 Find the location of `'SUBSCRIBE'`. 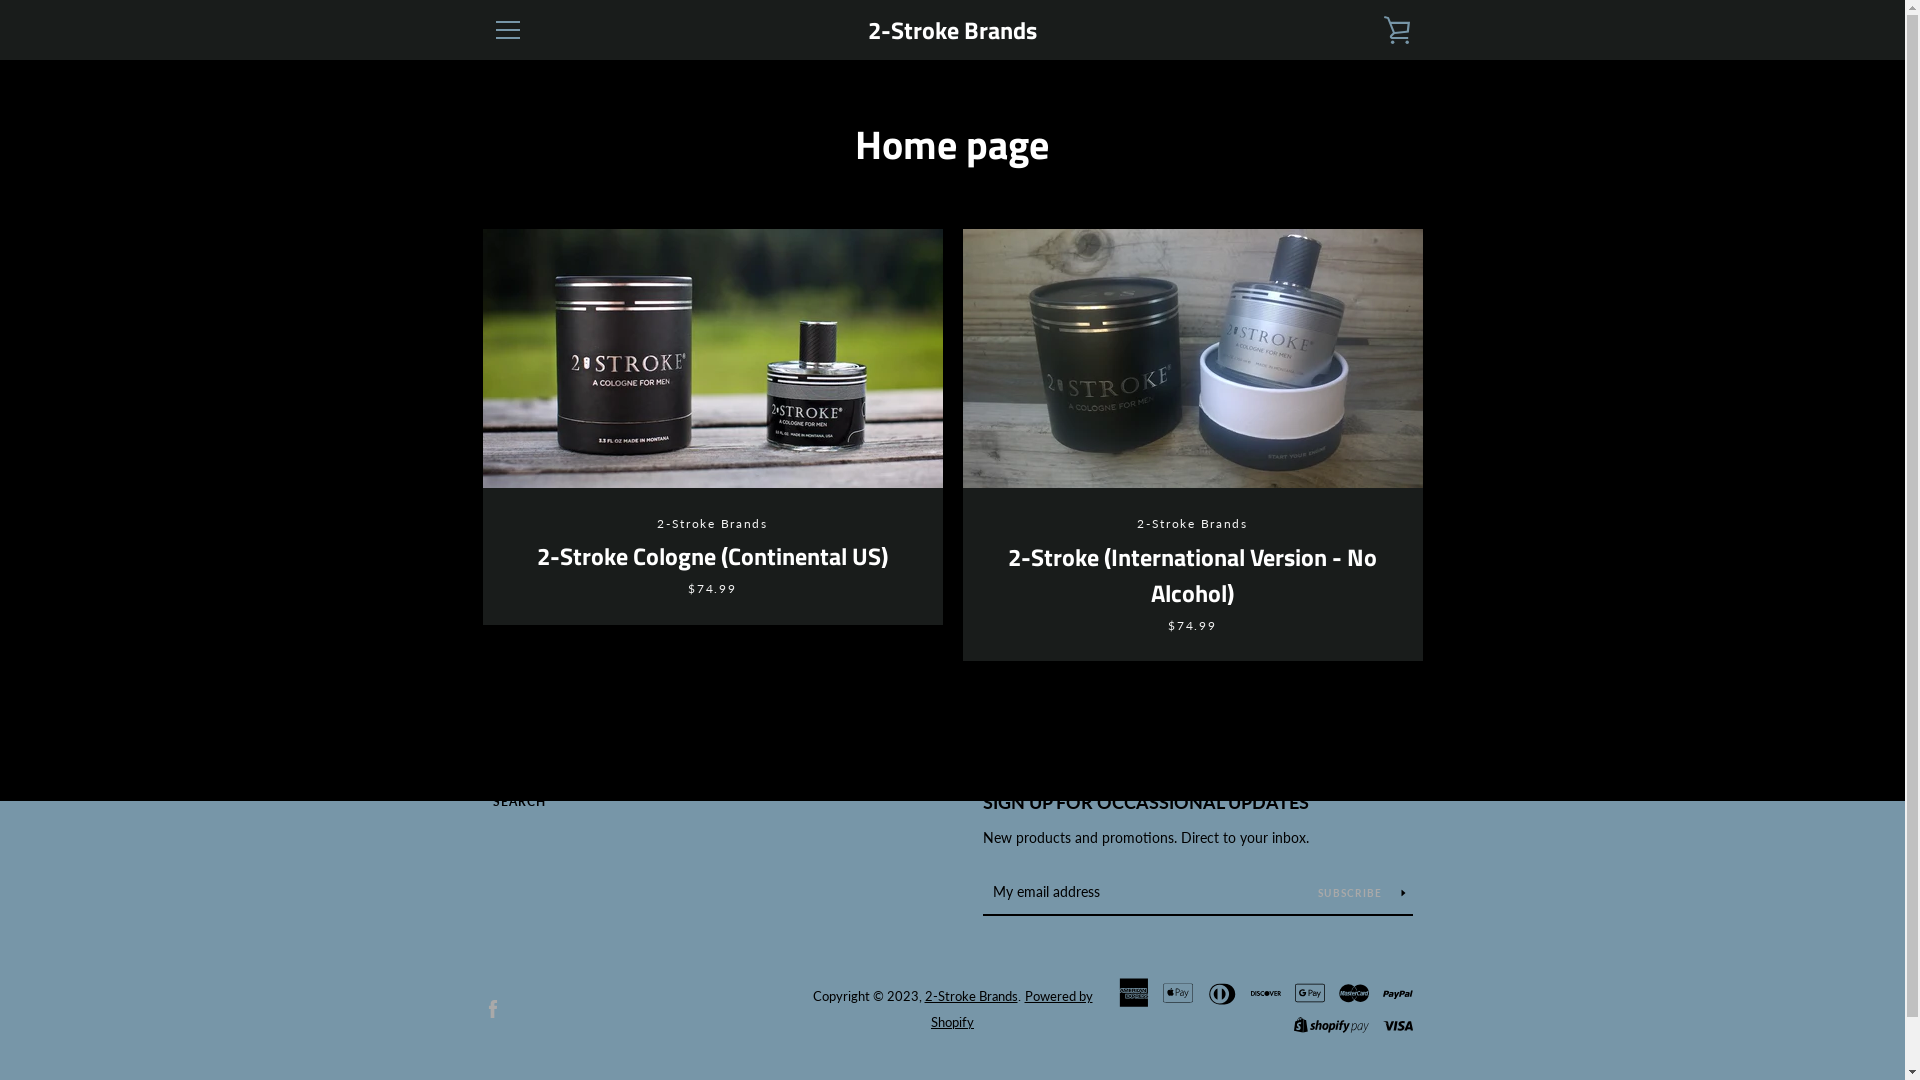

'SUBSCRIBE' is located at coordinates (1361, 890).